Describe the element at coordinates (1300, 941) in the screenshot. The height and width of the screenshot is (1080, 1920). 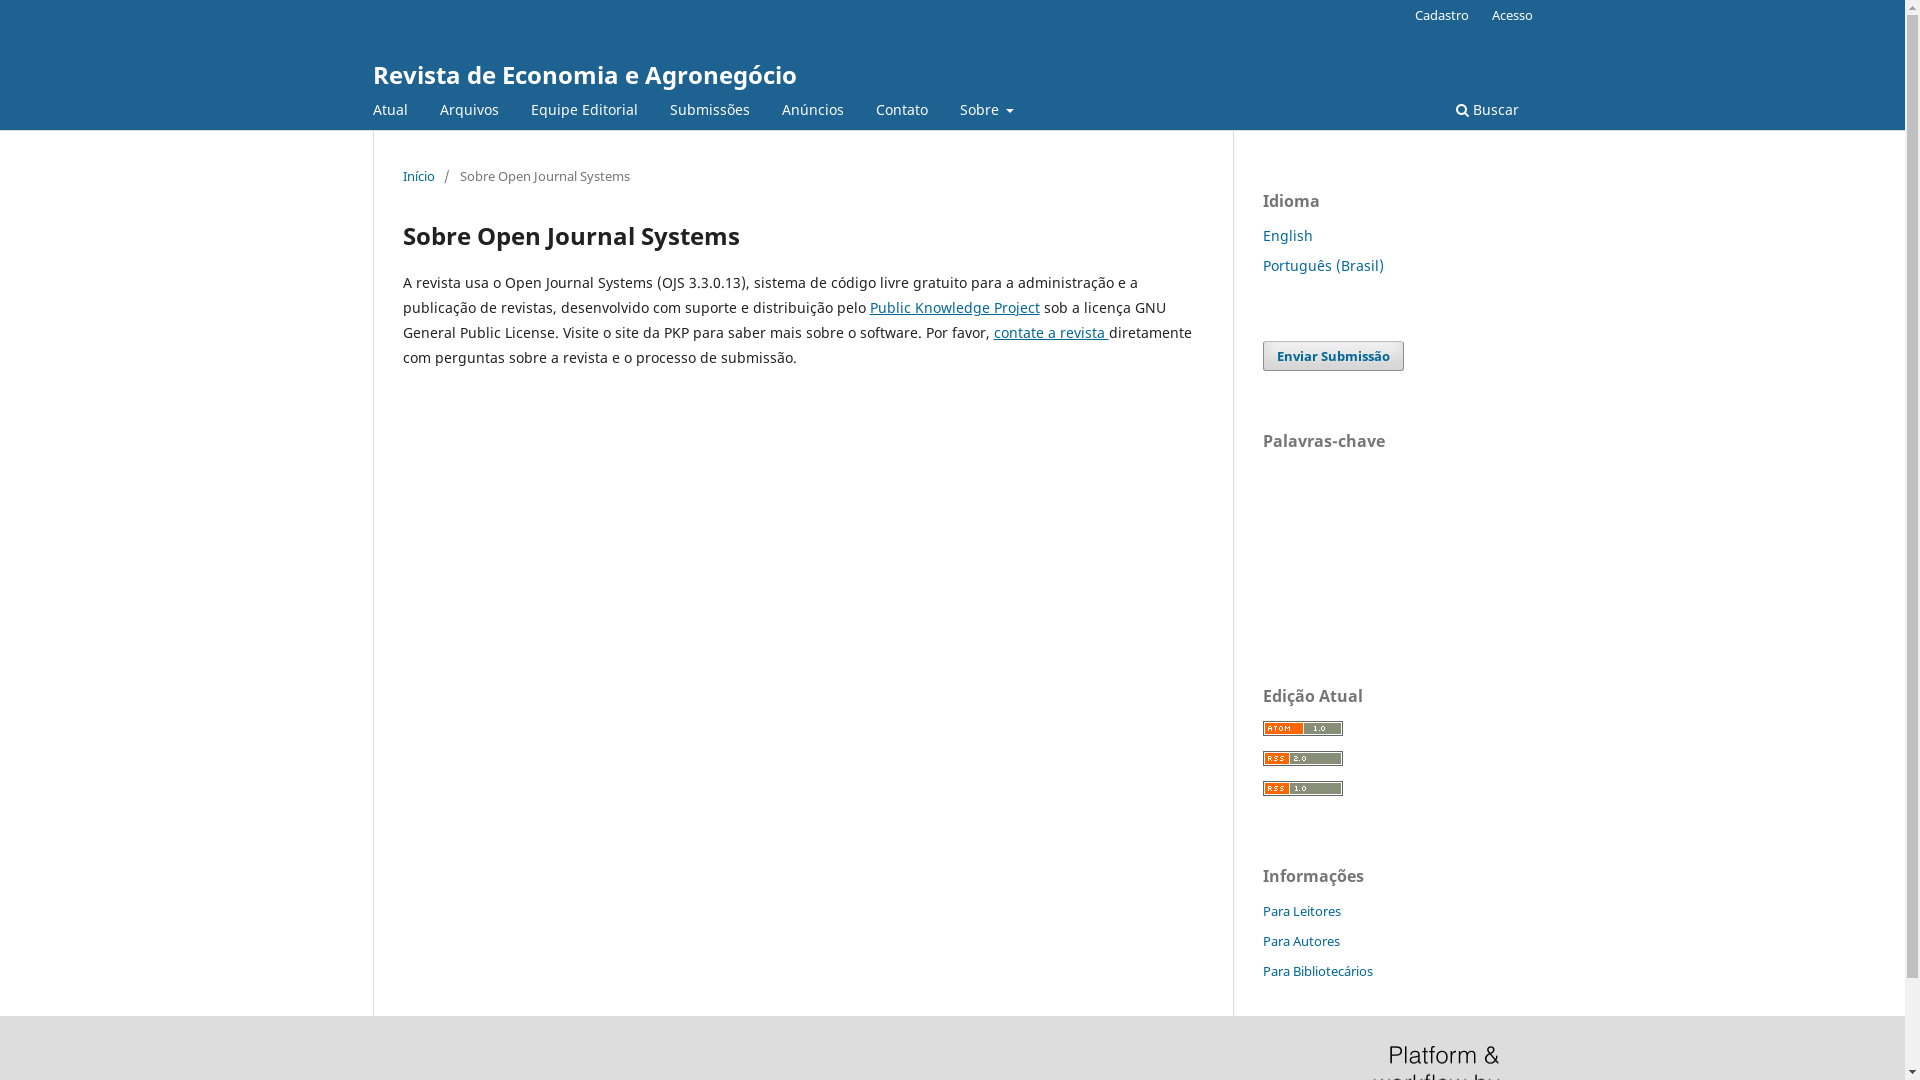
I see `'Para Autores'` at that location.